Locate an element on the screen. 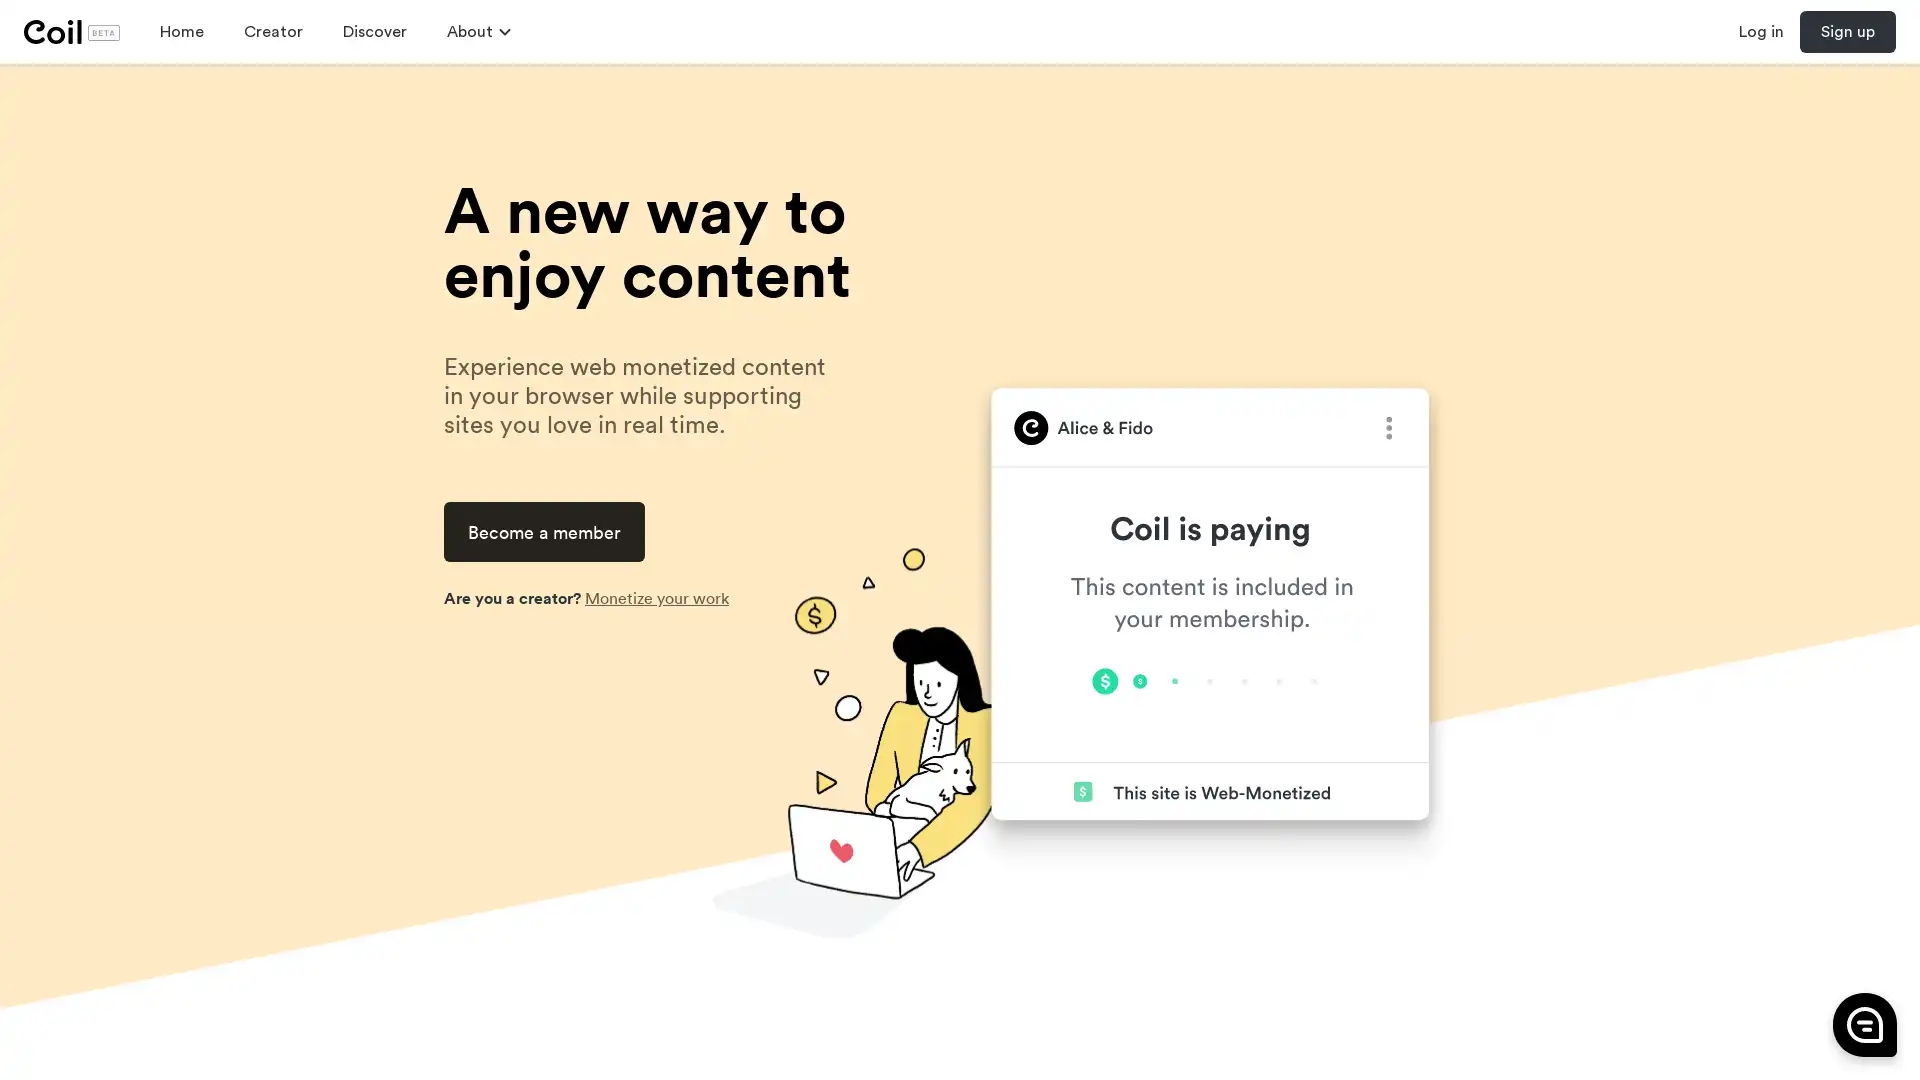 The width and height of the screenshot is (1920, 1080). Log in is located at coordinates (1761, 31).